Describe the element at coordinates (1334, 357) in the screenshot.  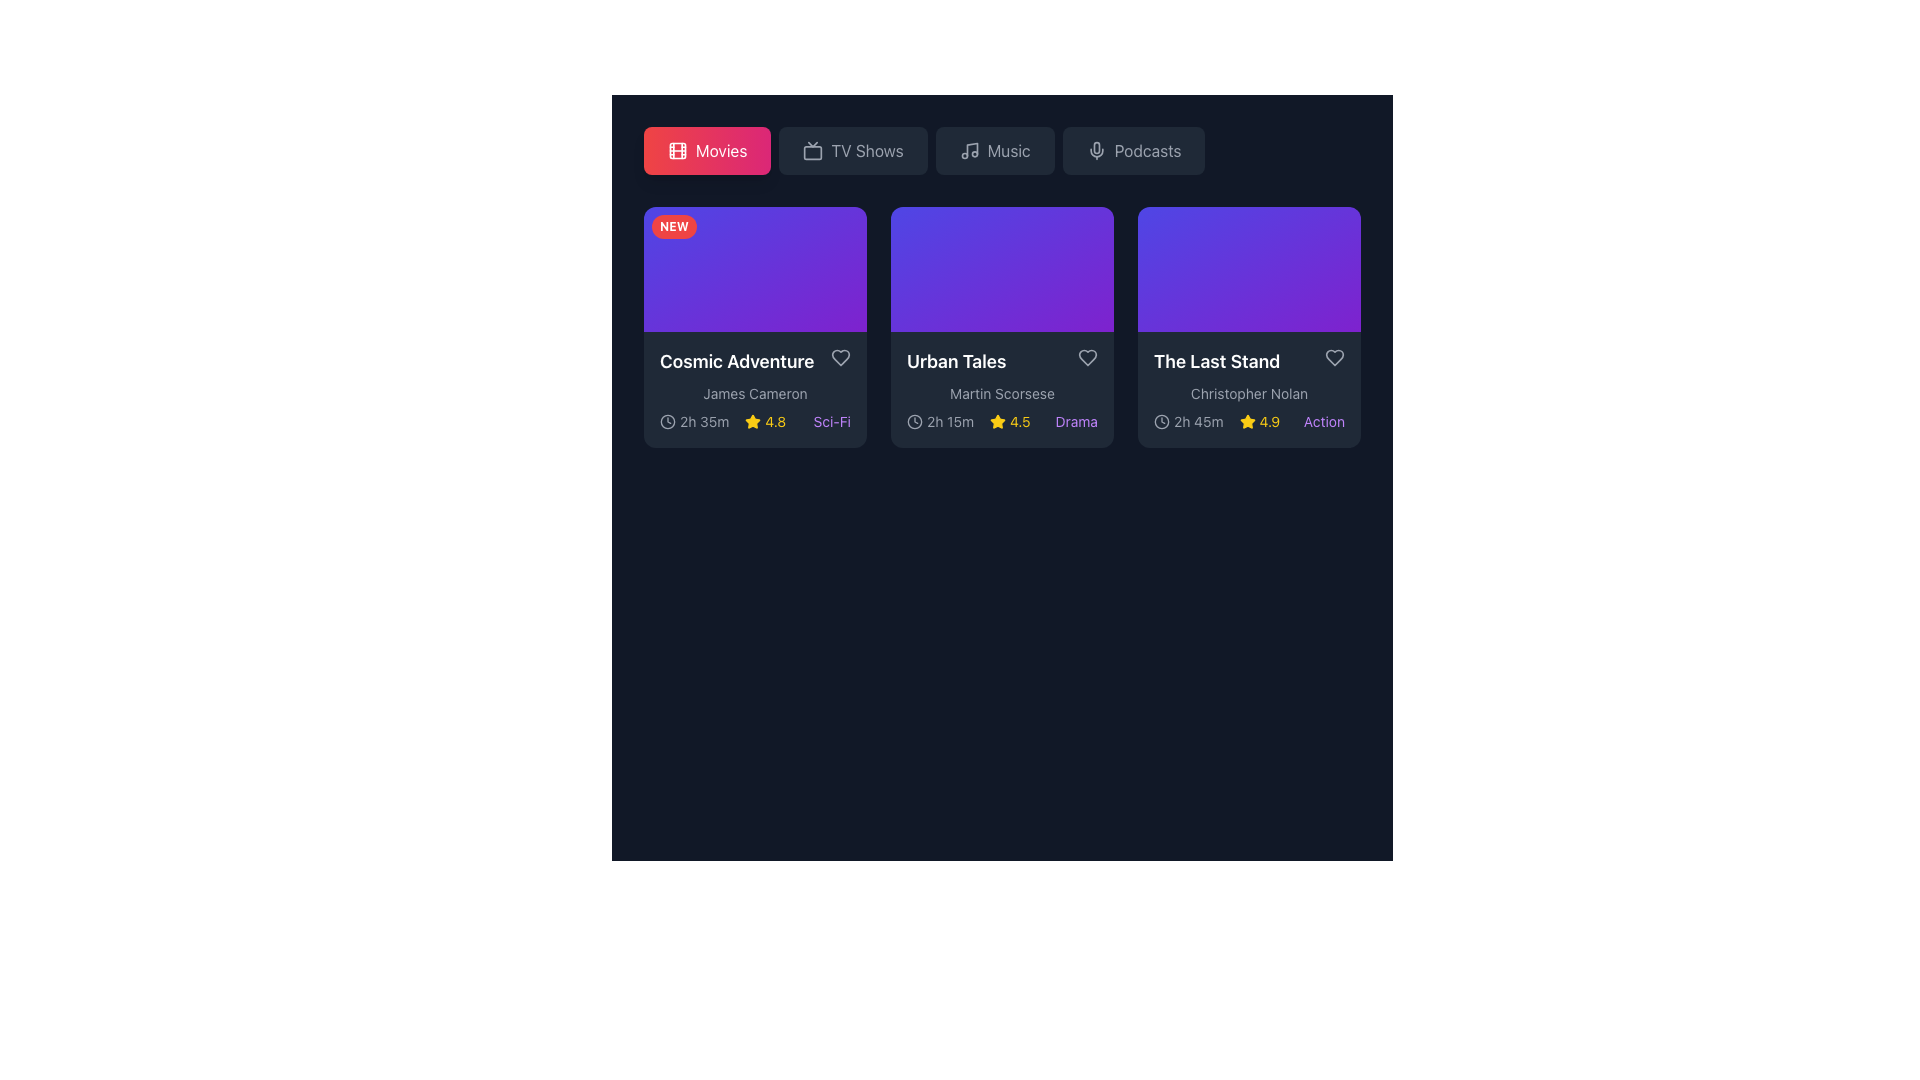
I see `the heart icon located in the top-right corner of the card labeled 'The Last Stand' to trigger the color change from gray to red` at that location.